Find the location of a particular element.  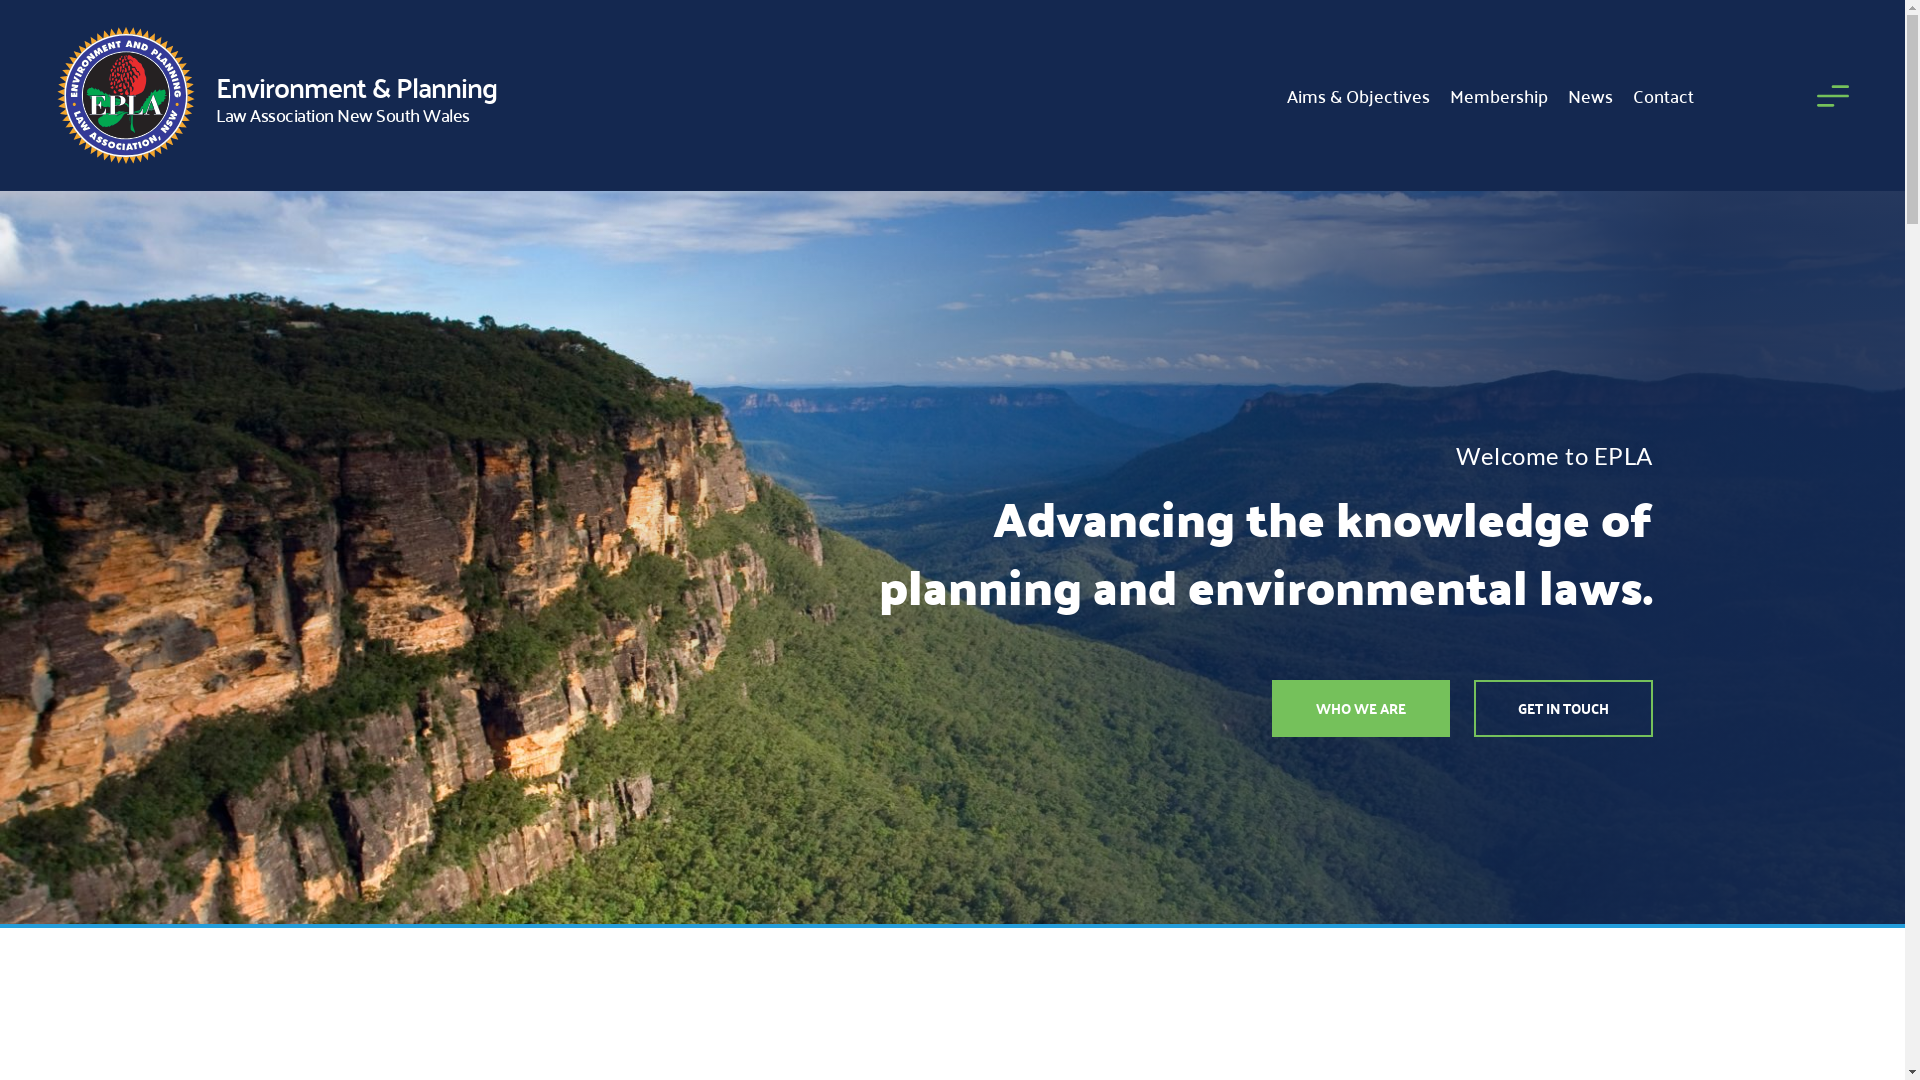

'GET IN TOUCH' is located at coordinates (1562, 707).